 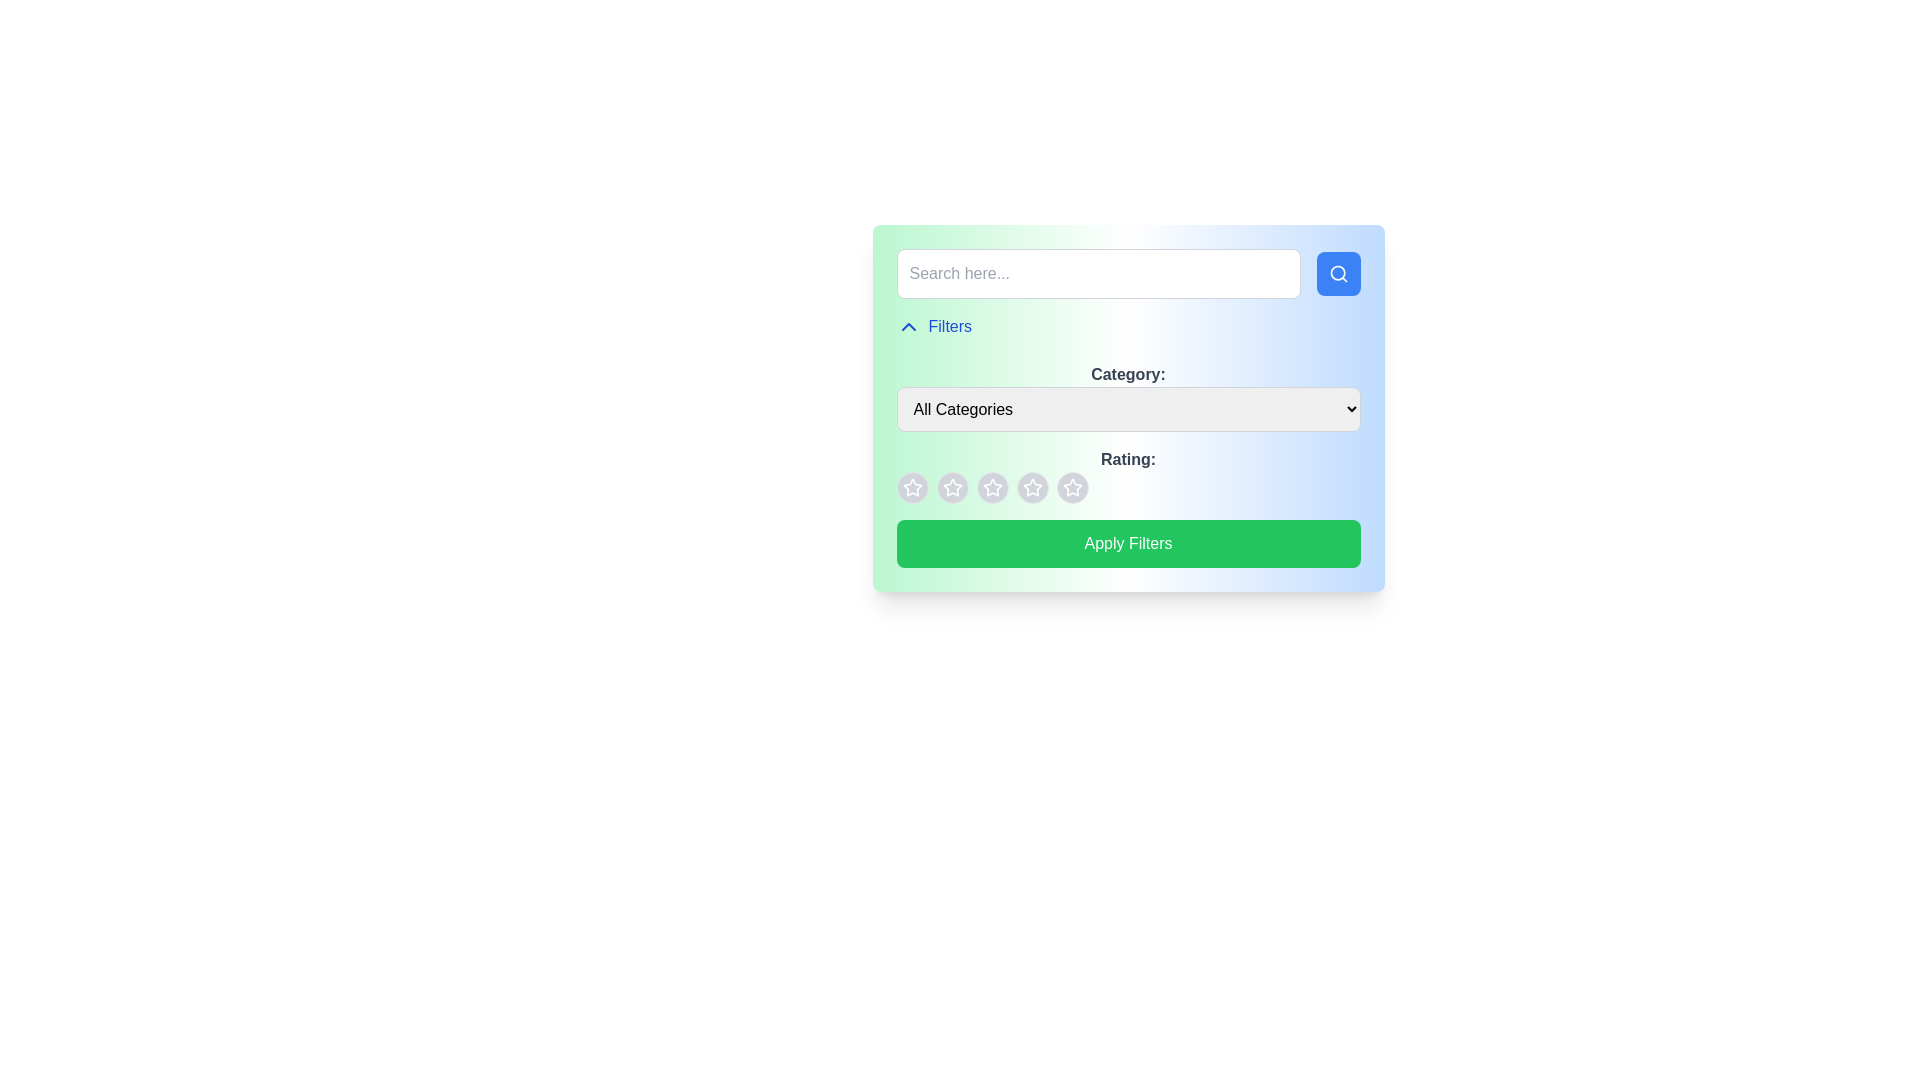 What do you see at coordinates (1128, 397) in the screenshot?
I see `dropdown menu for category filtering located below the 'Category:' label and above the 'Rating:' stars group within the filter panel using developer tools` at bounding box center [1128, 397].